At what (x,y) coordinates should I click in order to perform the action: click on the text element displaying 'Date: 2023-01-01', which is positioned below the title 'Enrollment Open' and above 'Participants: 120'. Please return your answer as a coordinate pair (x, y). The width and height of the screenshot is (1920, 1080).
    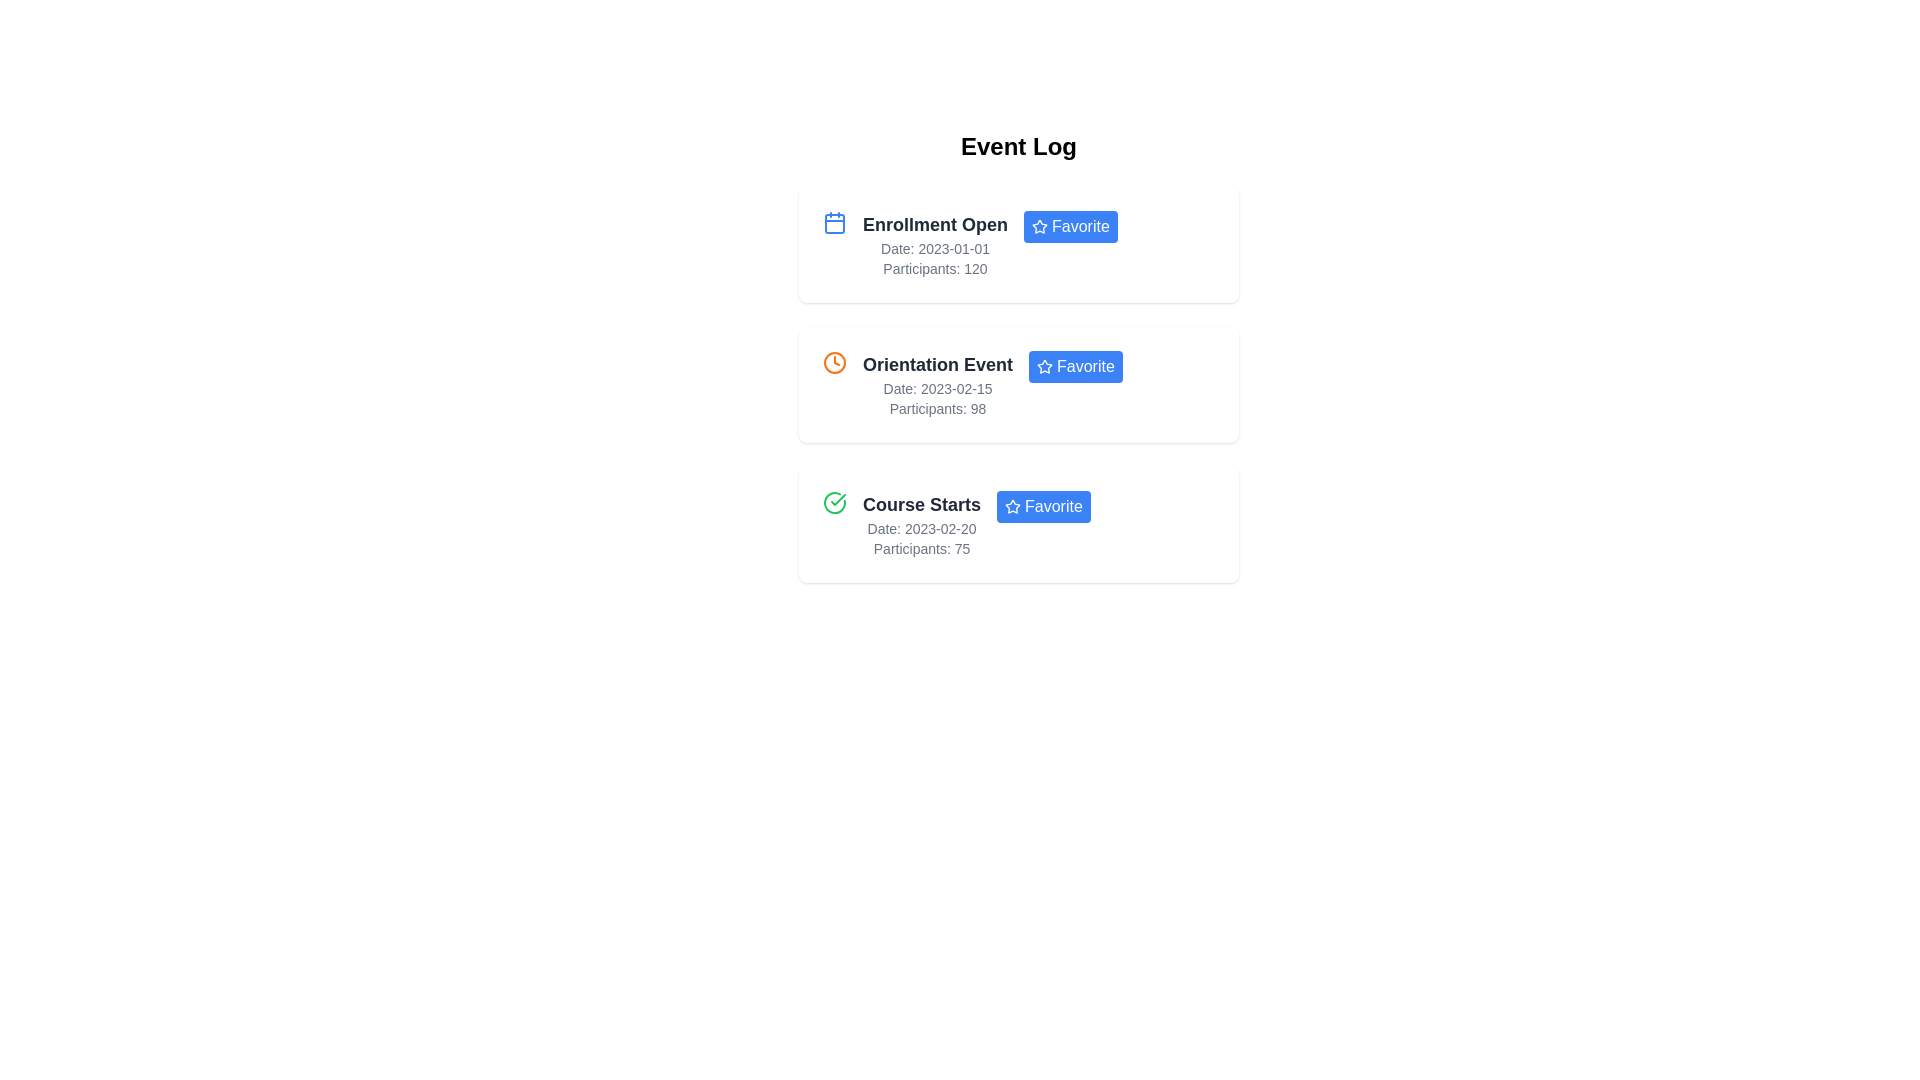
    Looking at the image, I should click on (934, 248).